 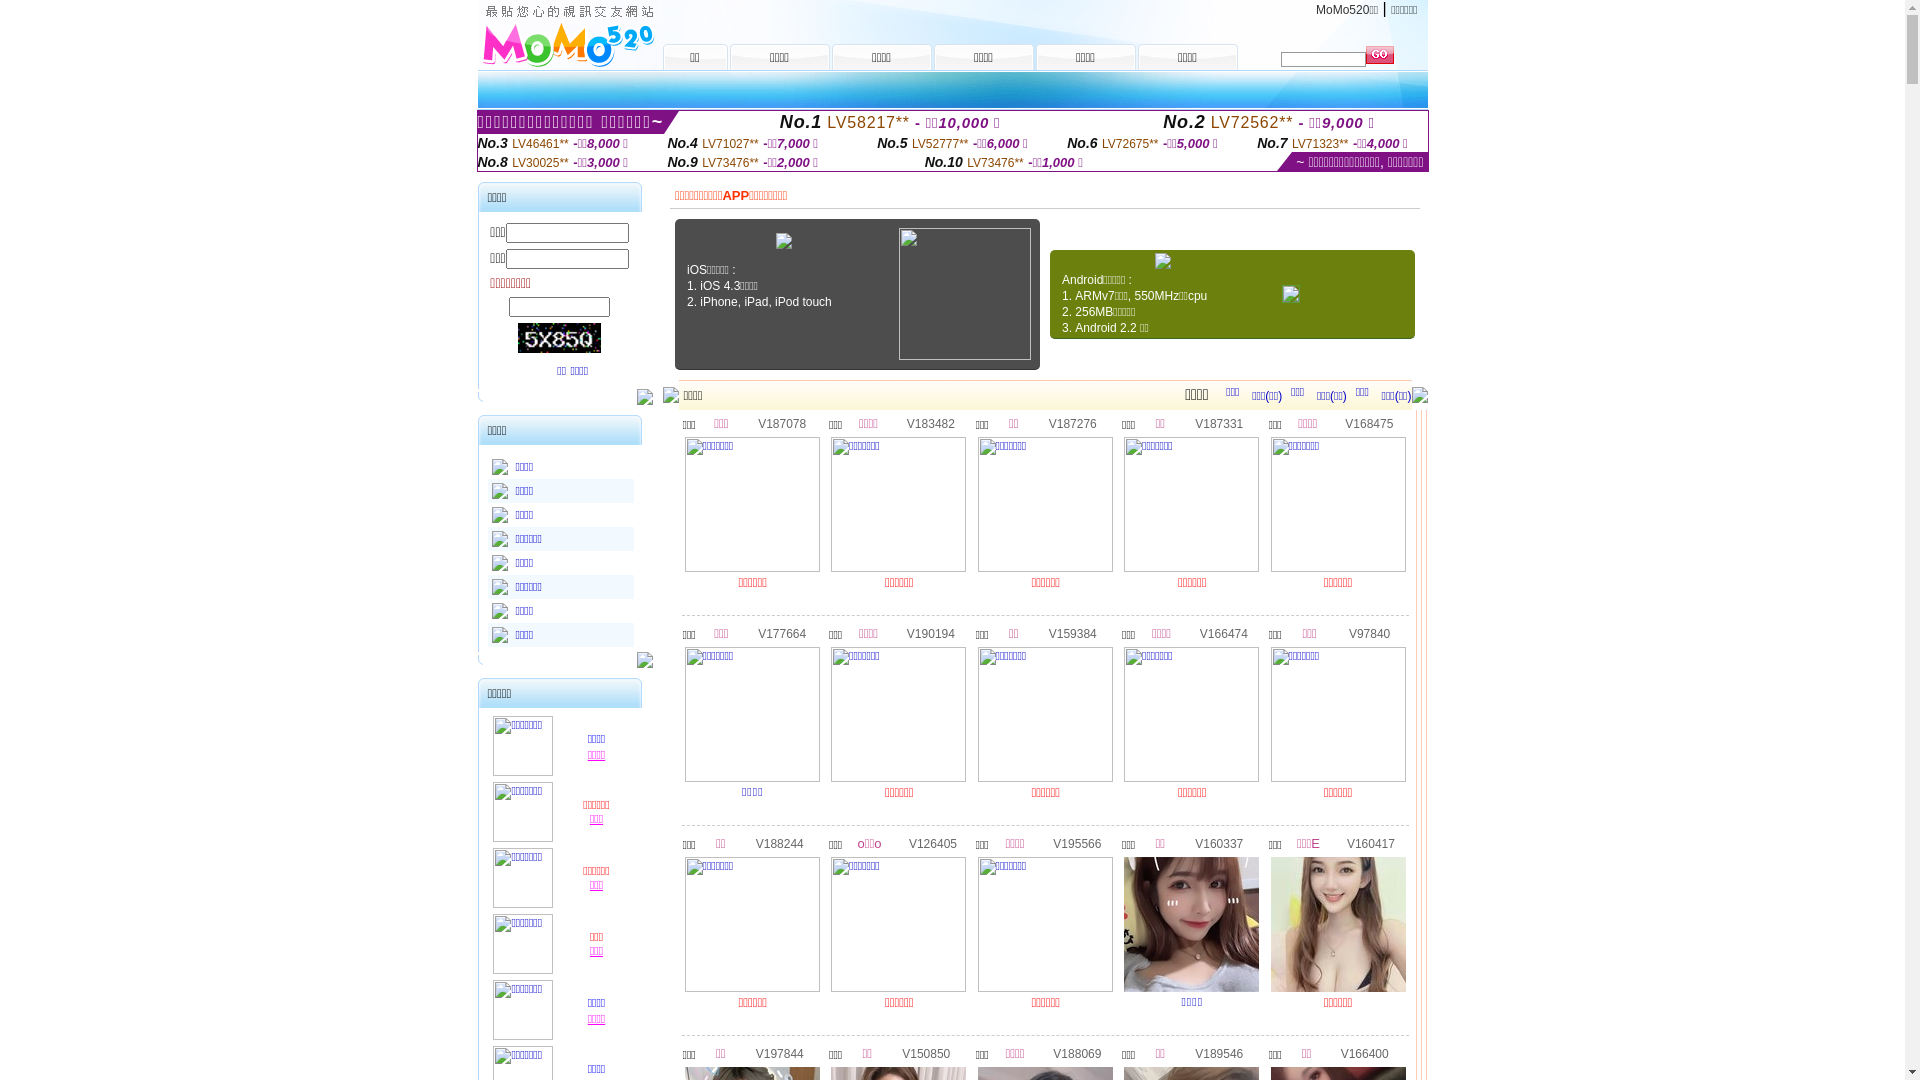 I want to click on 'V187331', so click(x=1218, y=422).